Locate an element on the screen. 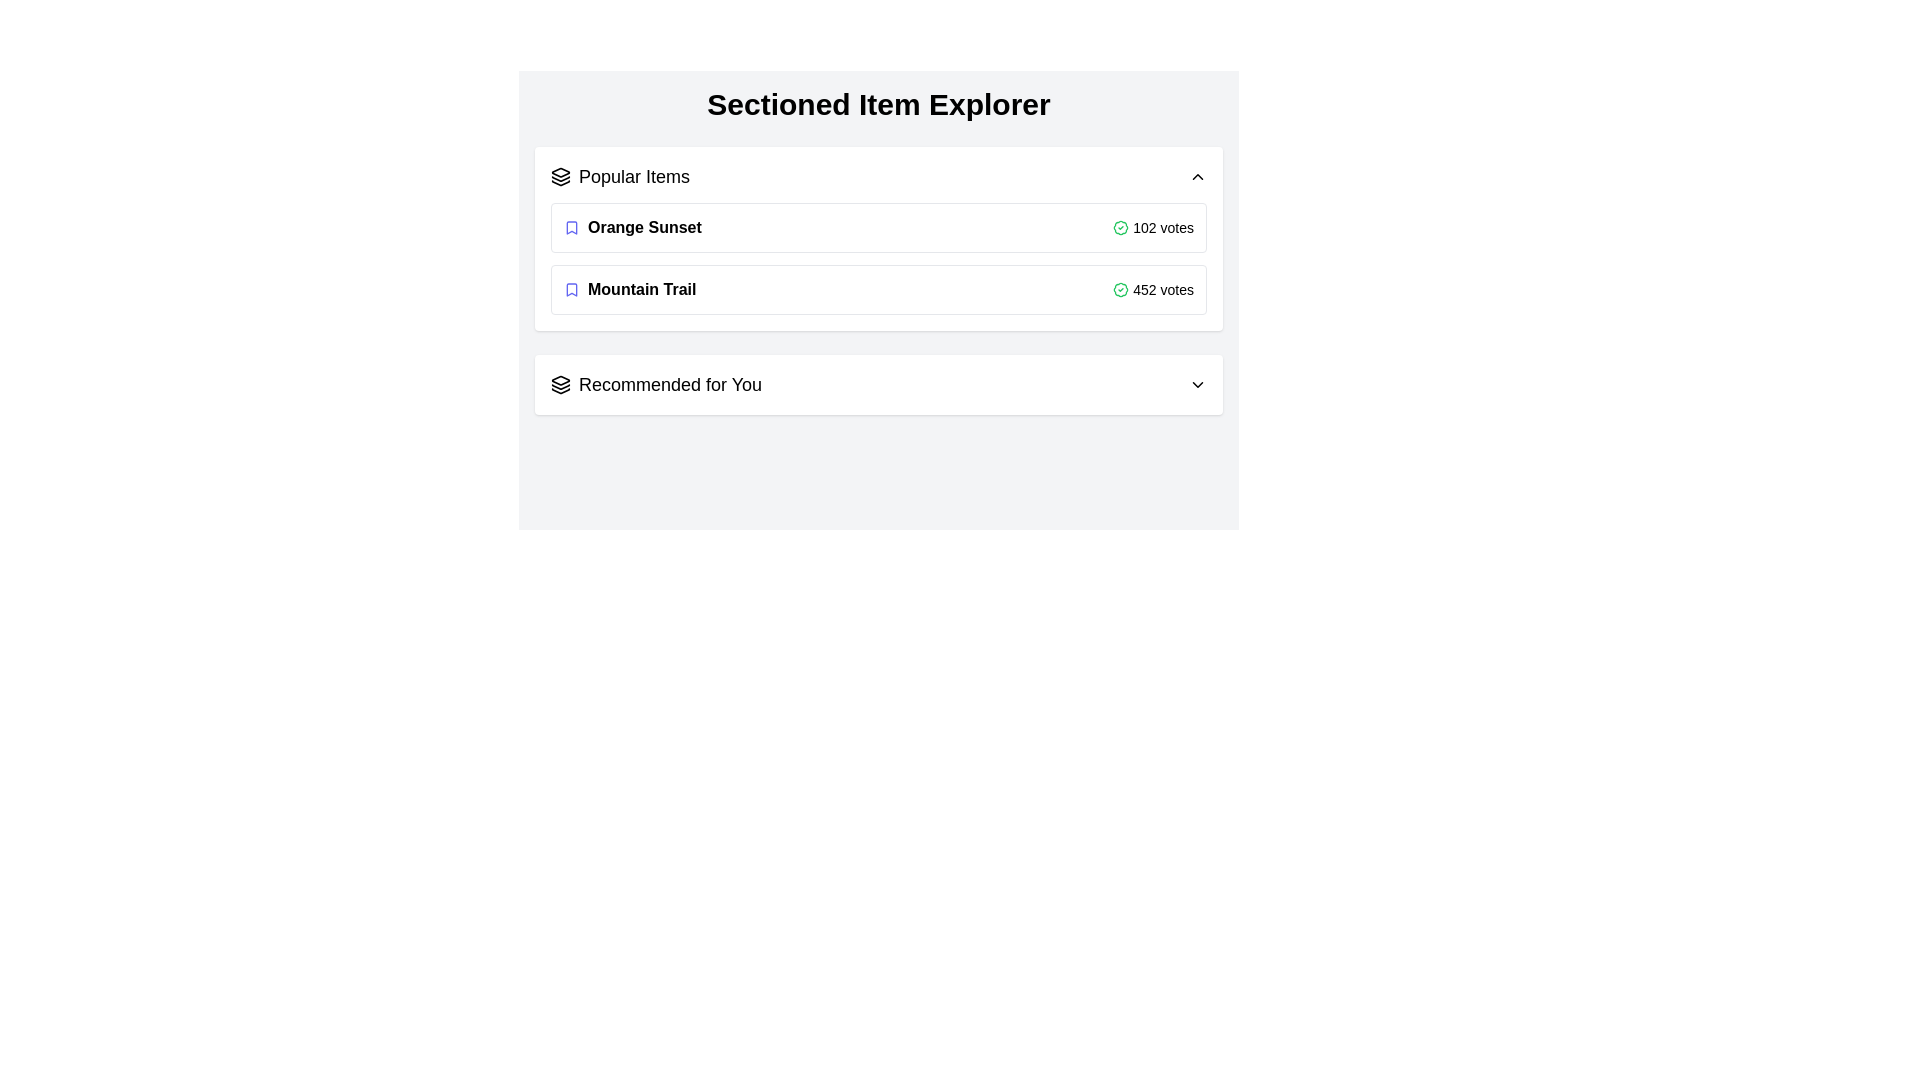  the bookmark icon representing the 'Mountain Trail' item in the 'Popular Items' section is located at coordinates (570, 289).